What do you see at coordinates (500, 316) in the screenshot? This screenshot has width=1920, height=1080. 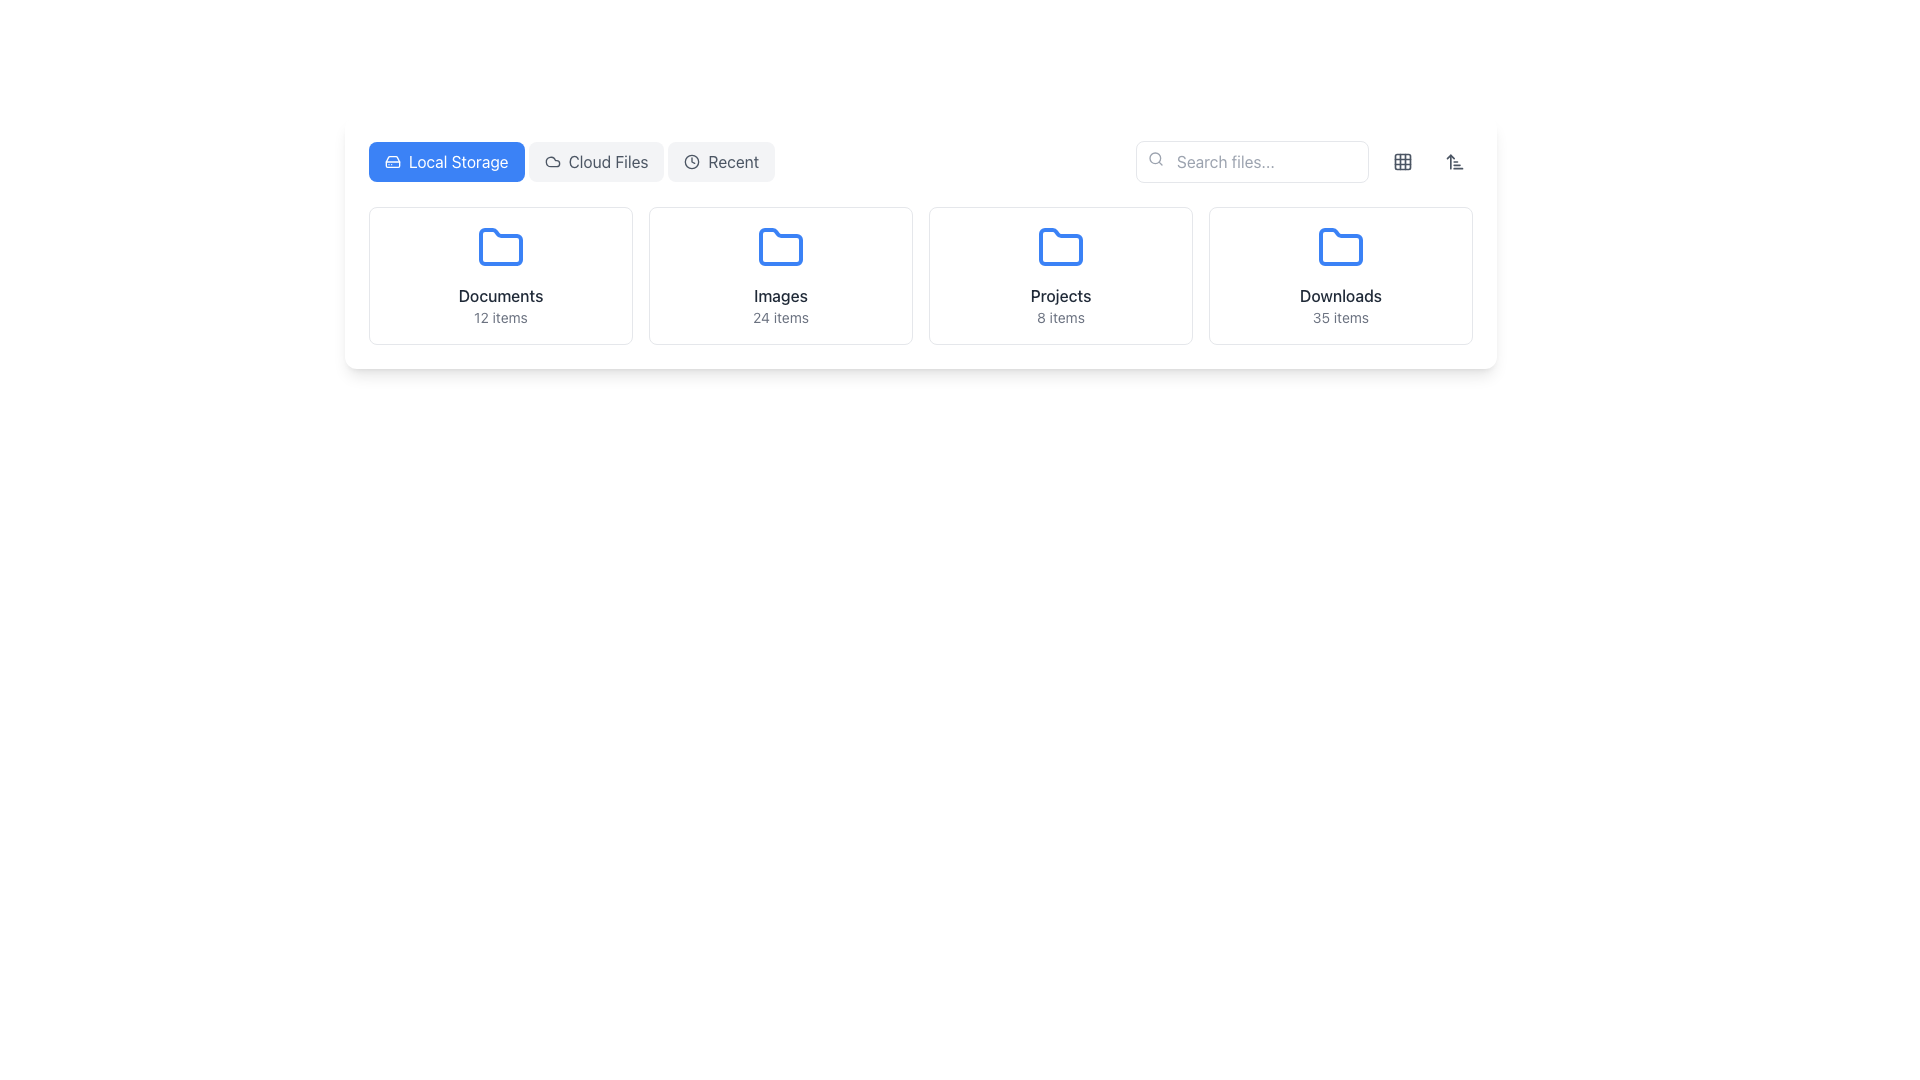 I see `the static text label component that provides information about the number of items in the 'Documents' folder, located directly below the 'Documents' title` at bounding box center [500, 316].